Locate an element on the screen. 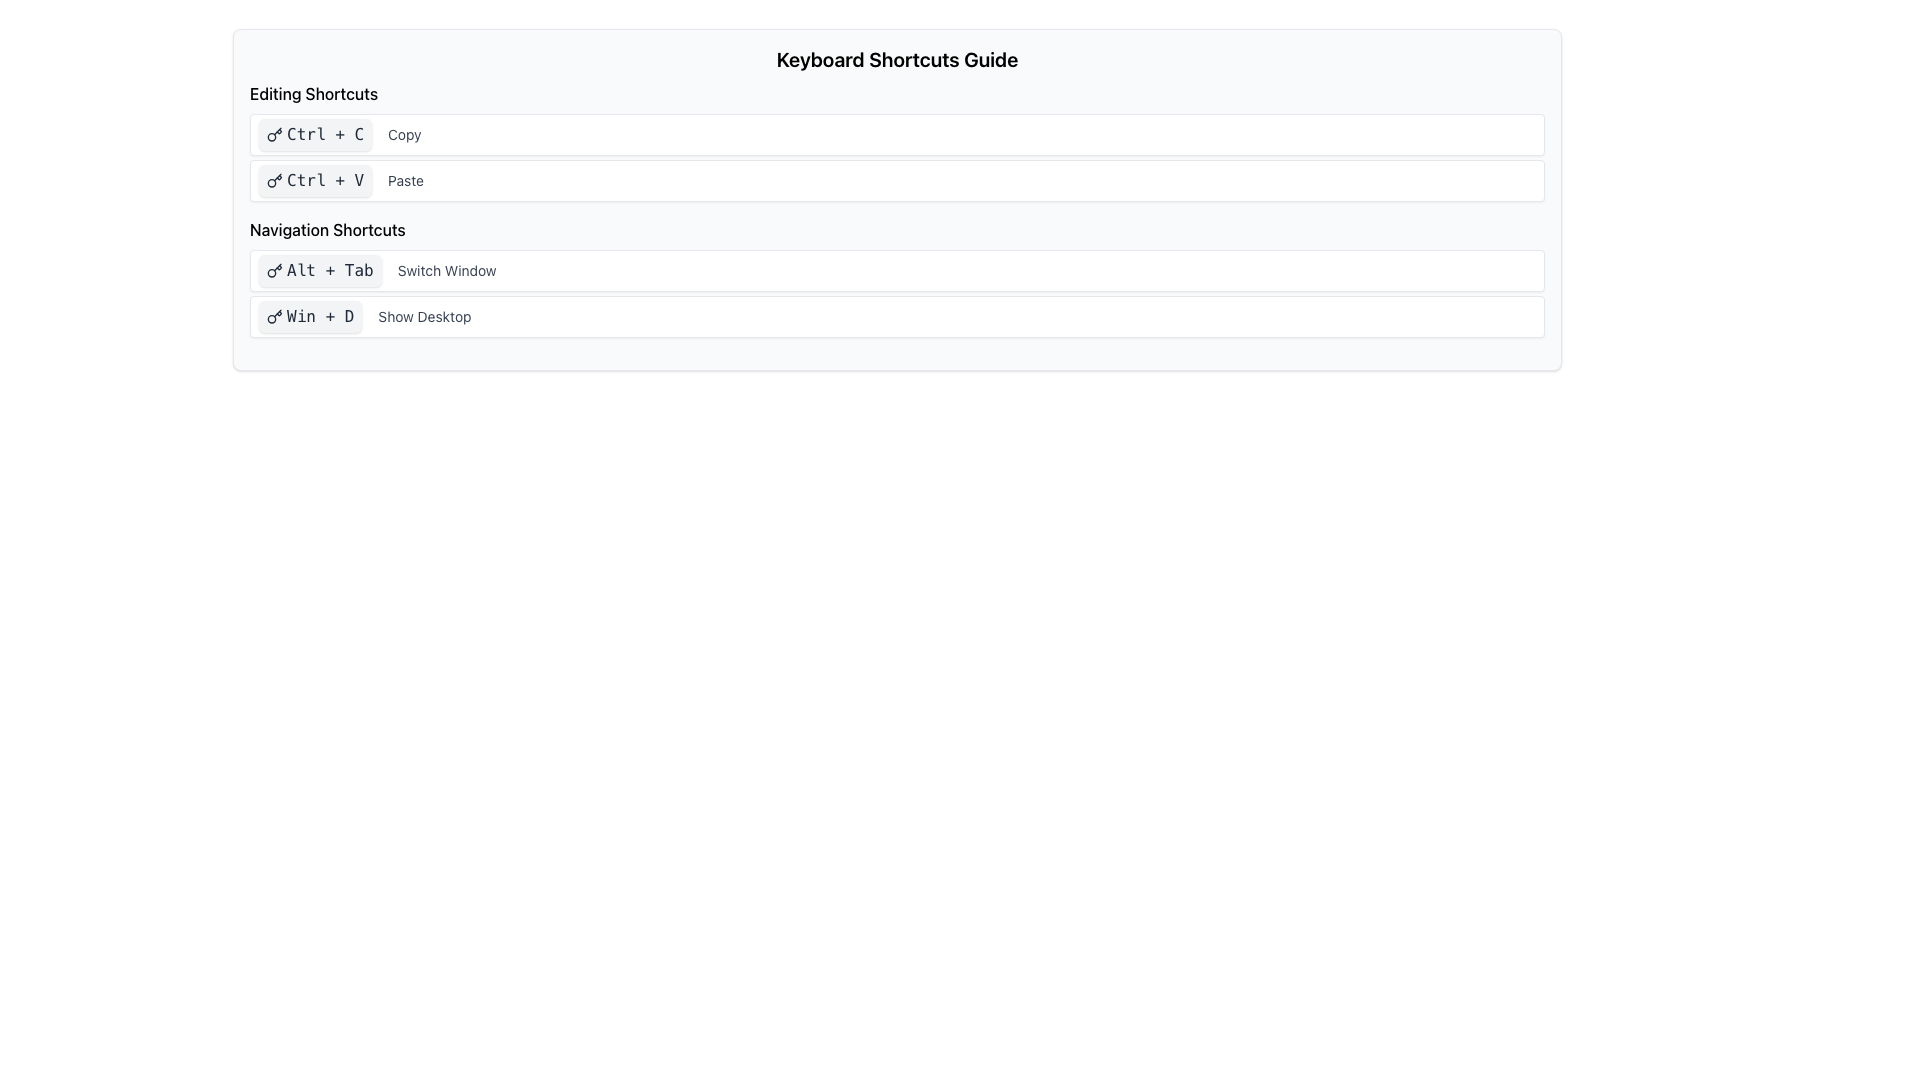 This screenshot has width=1920, height=1080. the List Item displaying 'Ctrl + V' followed by 'Paste', which is the second item in the list of editing shortcuts is located at coordinates (896, 181).